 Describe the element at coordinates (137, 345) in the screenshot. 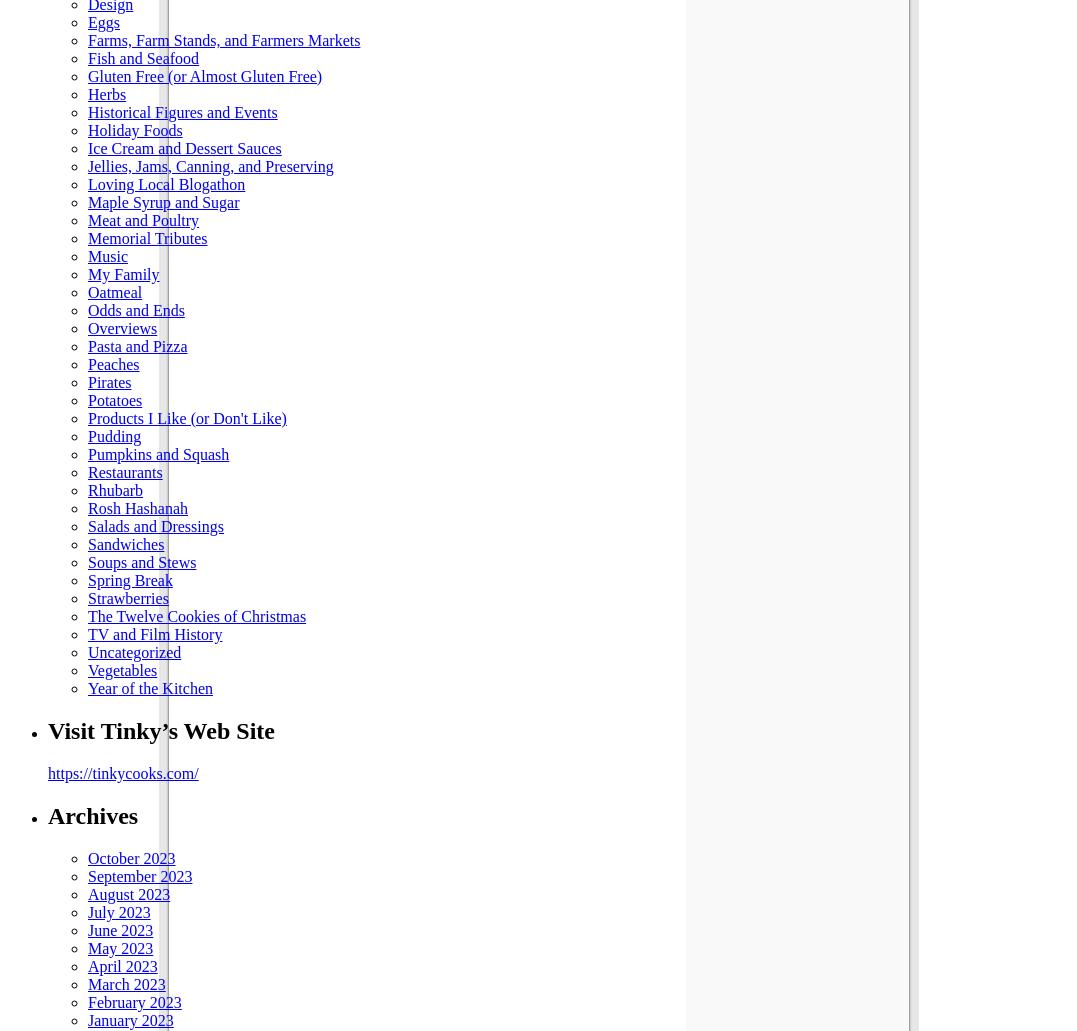

I see `'Pasta and Pizza'` at that location.